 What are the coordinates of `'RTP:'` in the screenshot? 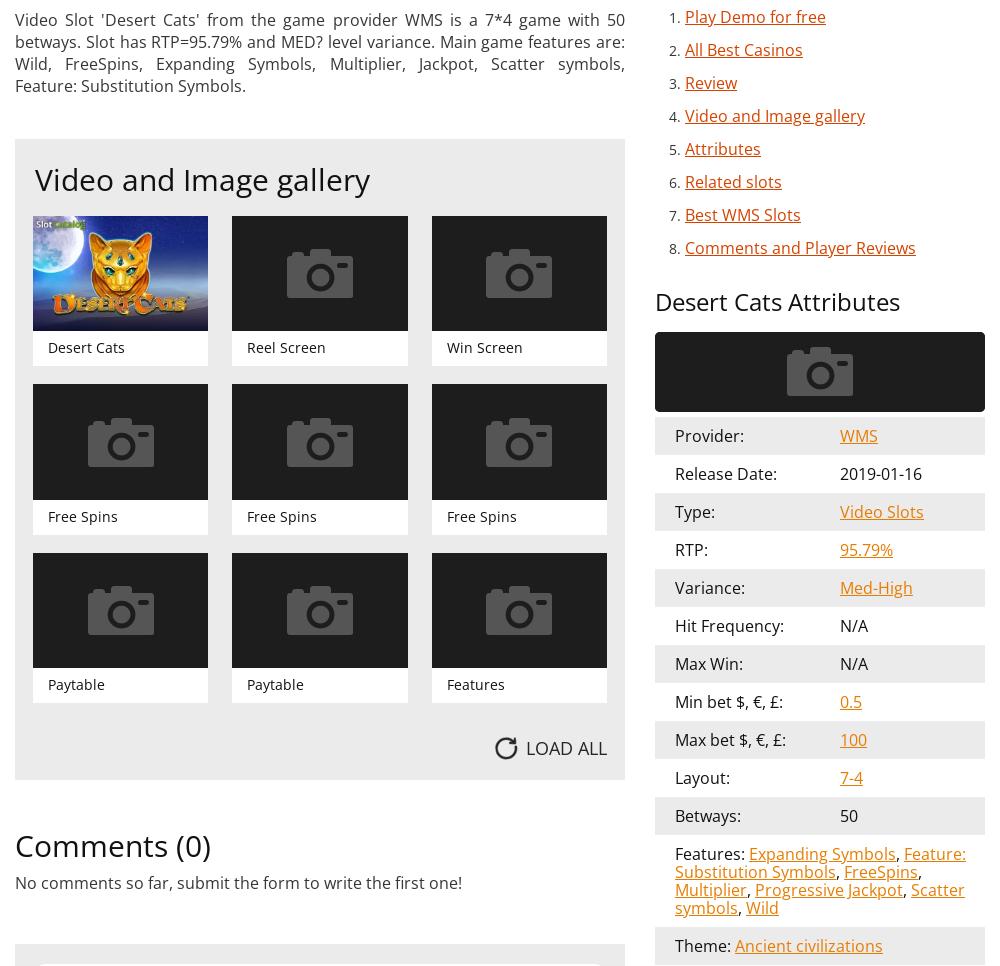 It's located at (690, 548).